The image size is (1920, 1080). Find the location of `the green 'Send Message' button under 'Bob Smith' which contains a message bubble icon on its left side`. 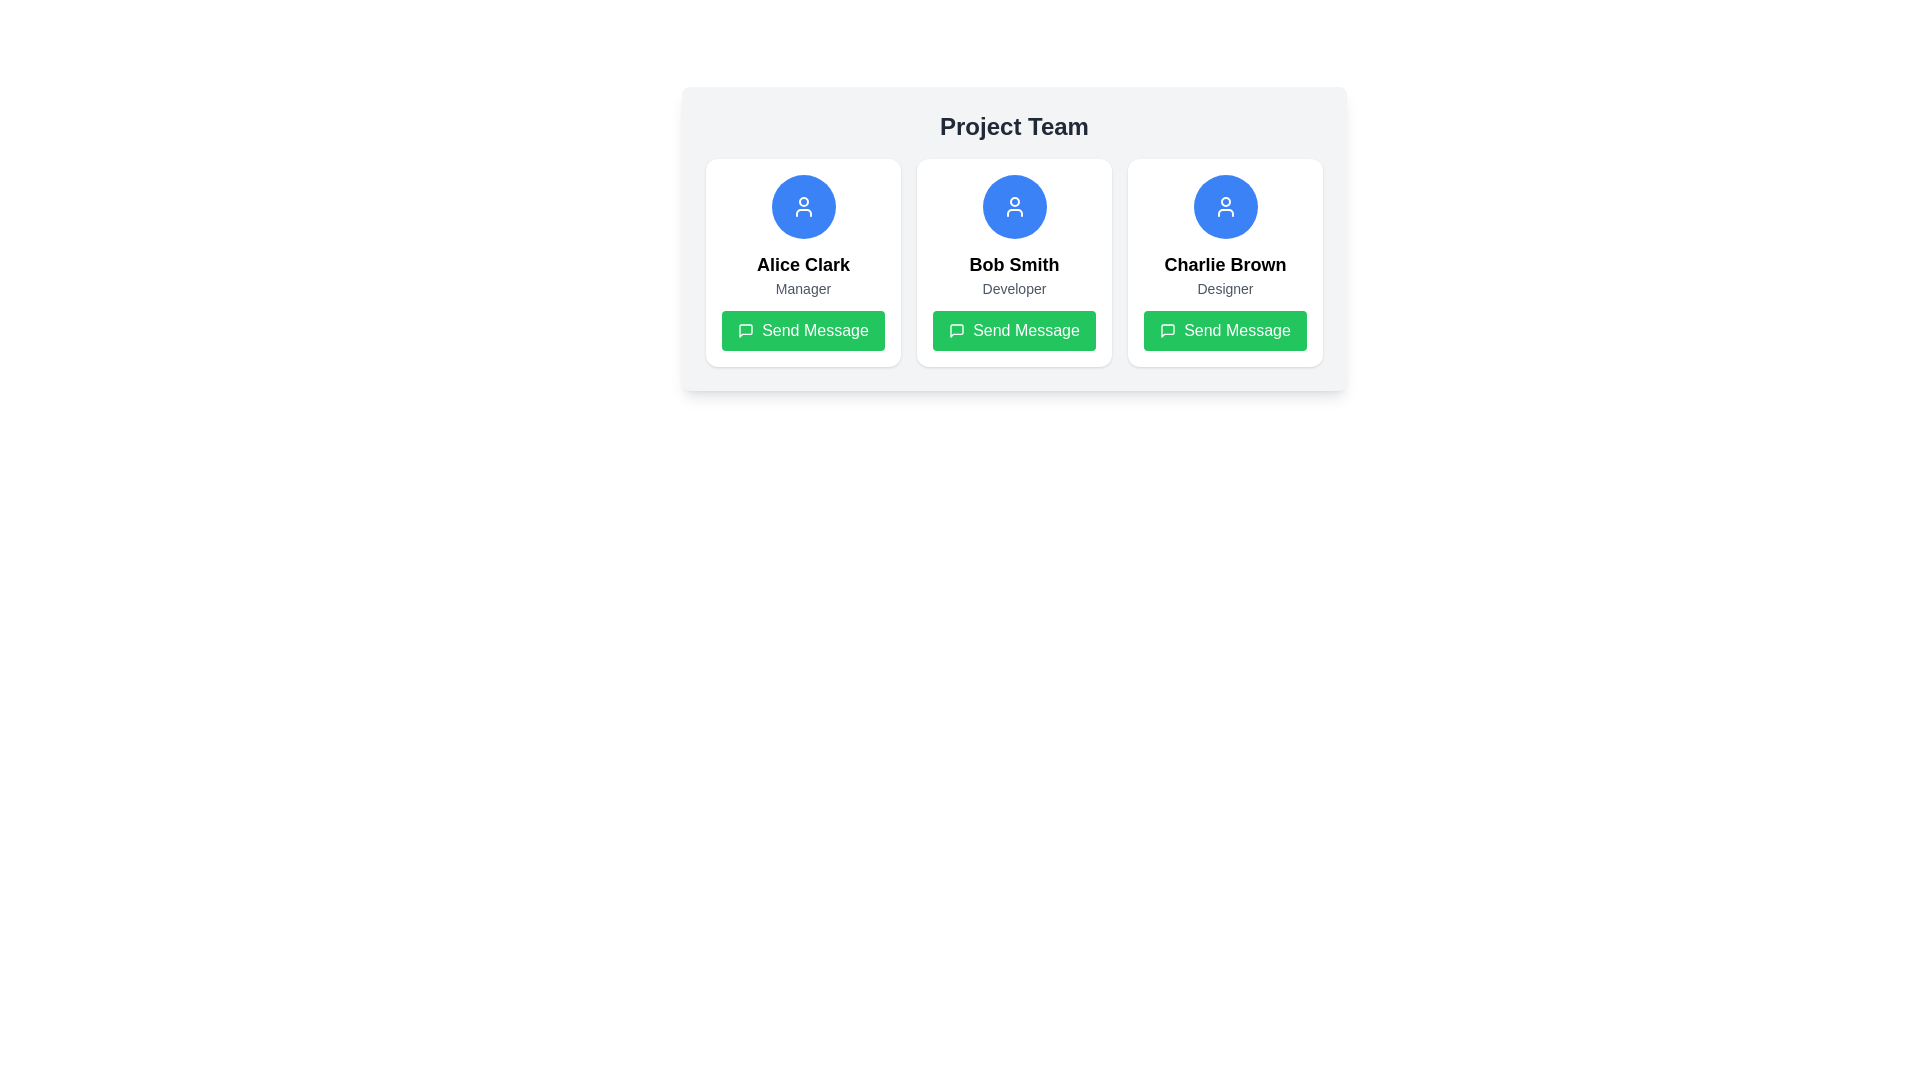

the green 'Send Message' button under 'Bob Smith' which contains a message bubble icon on its left side is located at coordinates (956, 330).